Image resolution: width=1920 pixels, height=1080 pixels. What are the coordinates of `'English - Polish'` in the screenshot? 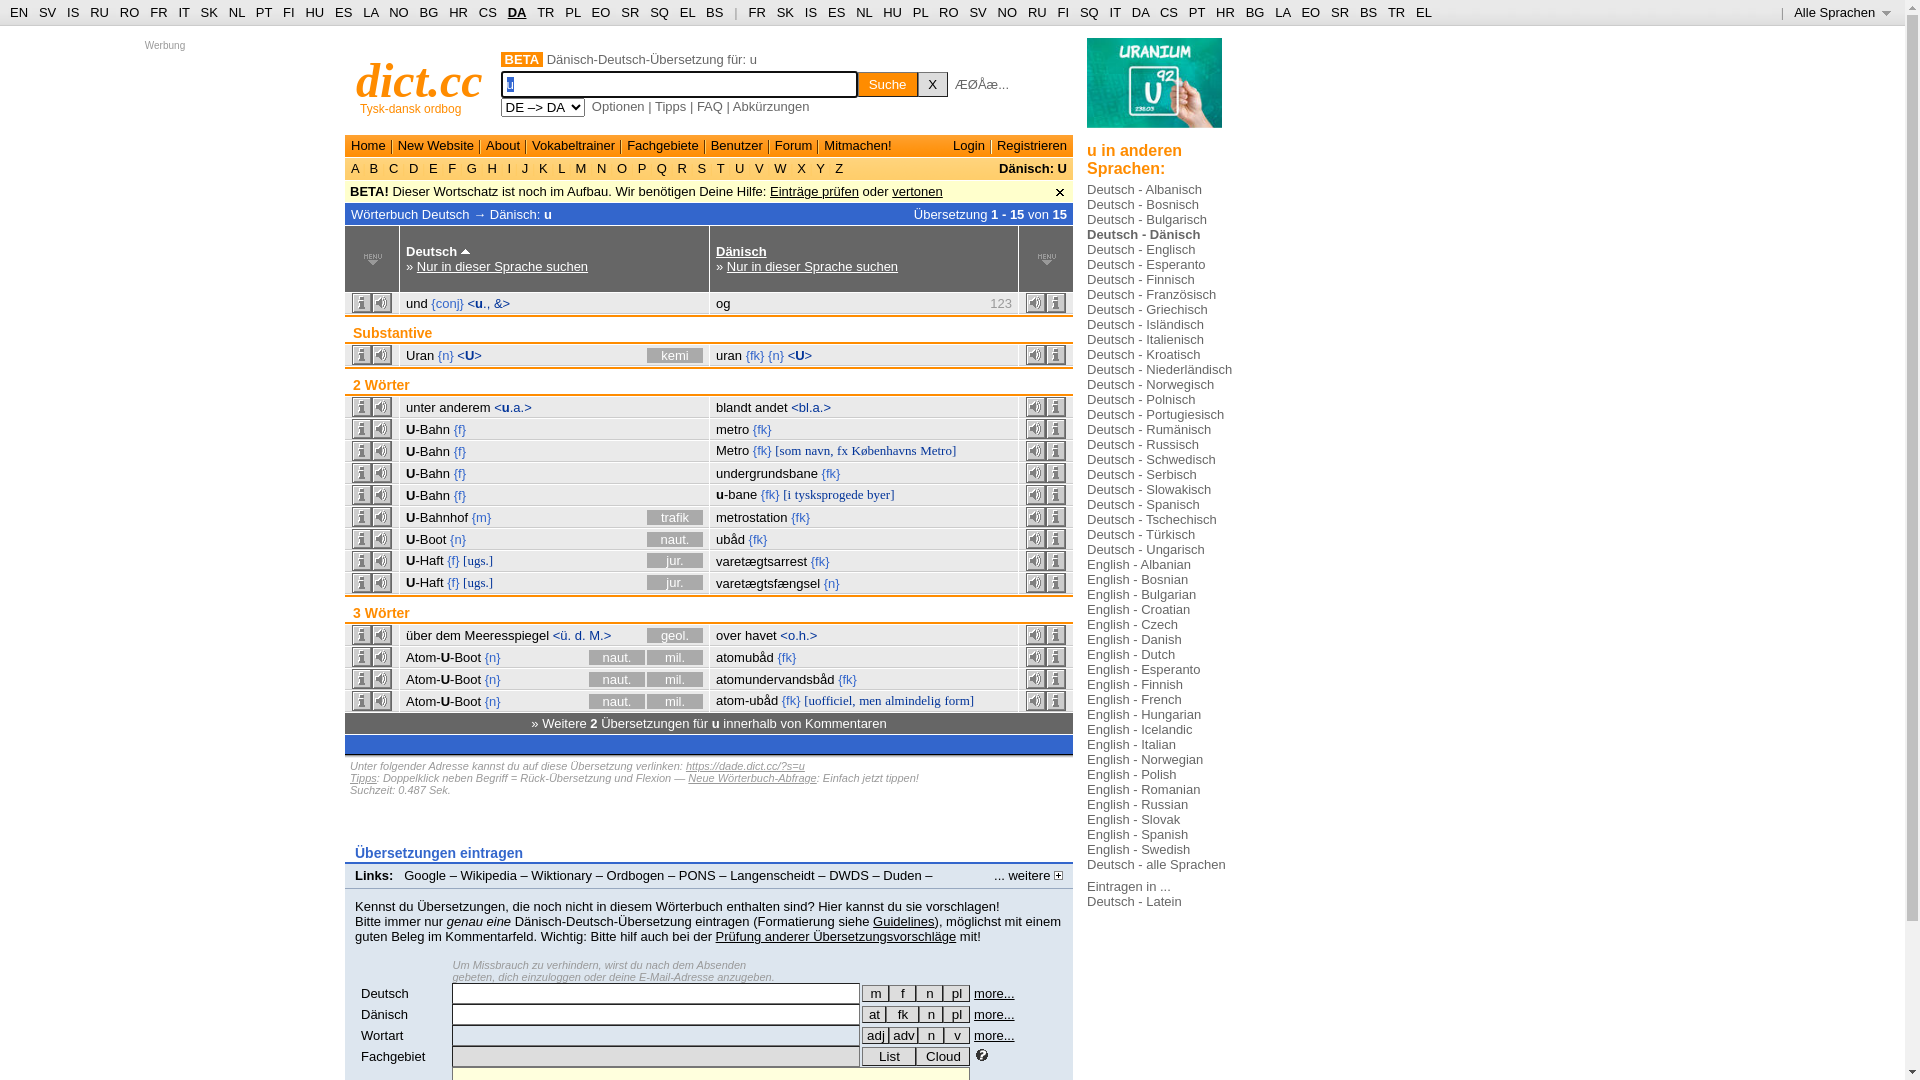 It's located at (1085, 773).